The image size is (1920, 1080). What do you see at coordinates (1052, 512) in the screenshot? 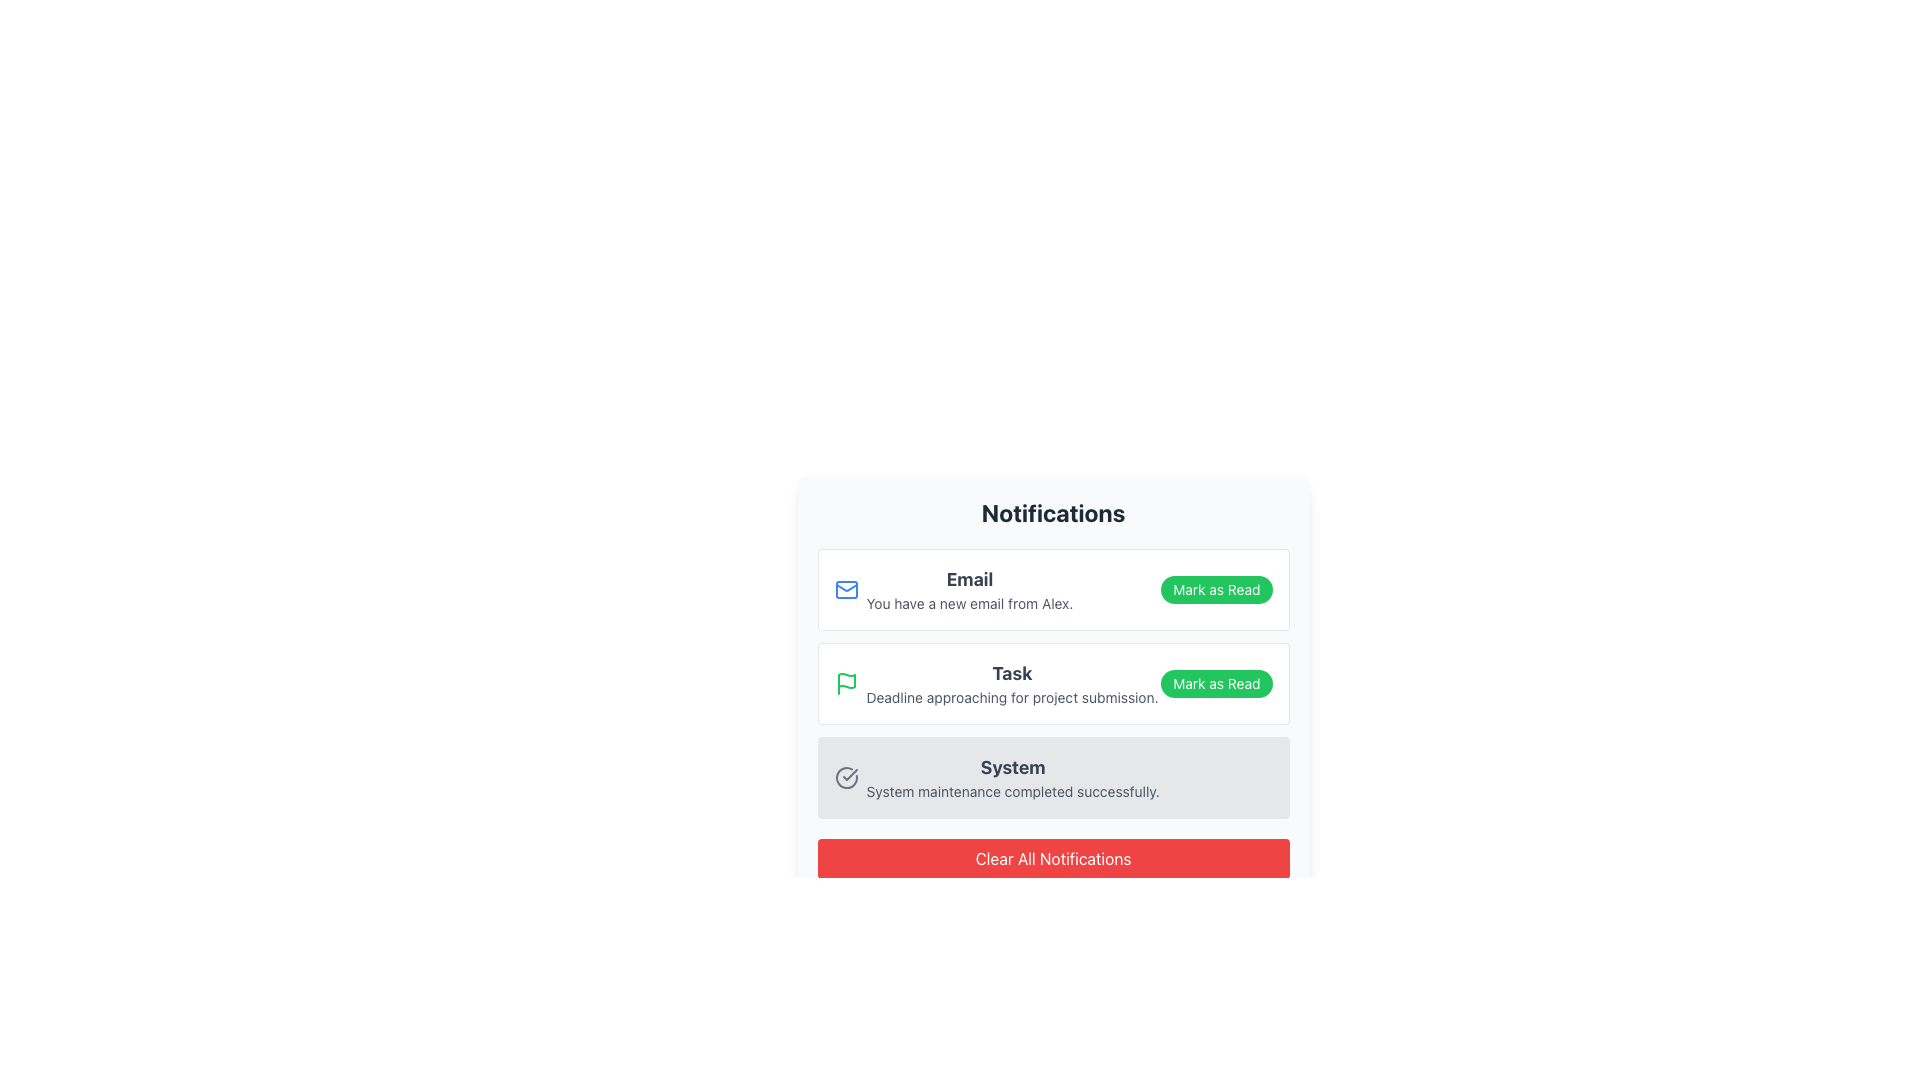
I see `the bold and large-text heading labeled 'Notifications' at the top of the notification panel` at bounding box center [1052, 512].